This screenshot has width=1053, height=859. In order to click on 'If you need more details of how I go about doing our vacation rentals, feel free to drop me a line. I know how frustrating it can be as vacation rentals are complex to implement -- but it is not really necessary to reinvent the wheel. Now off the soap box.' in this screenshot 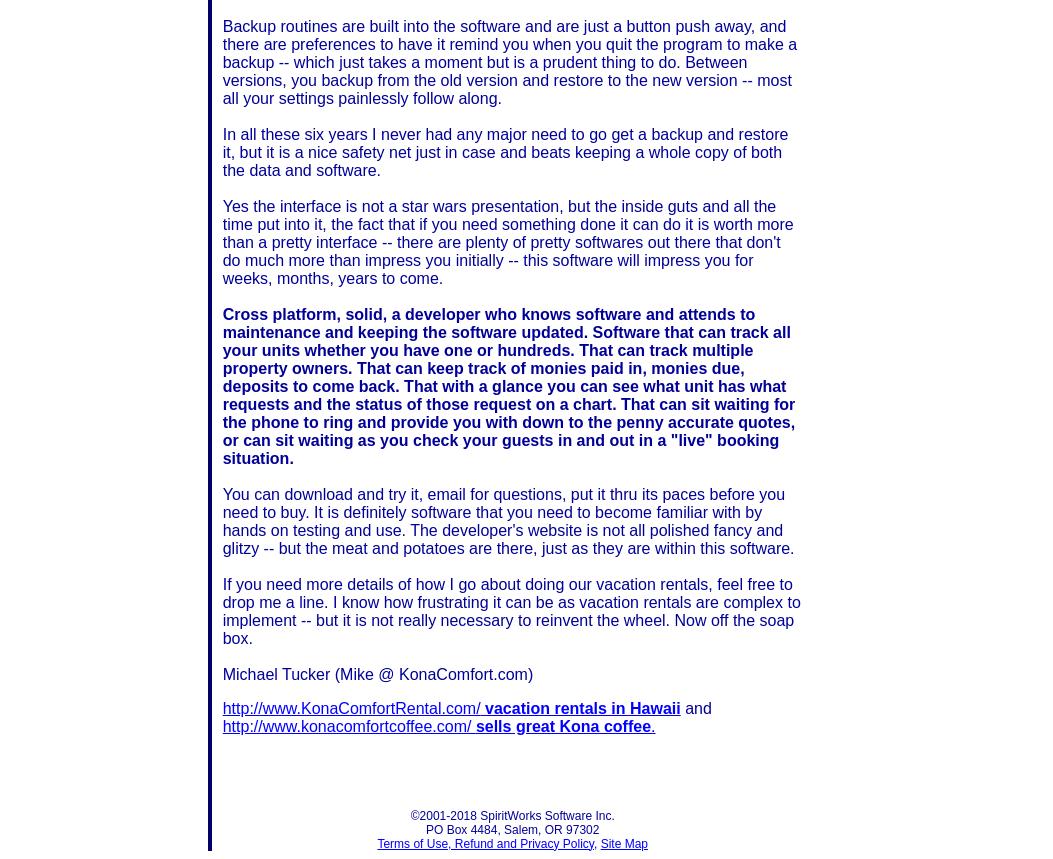, I will do `click(511, 610)`.